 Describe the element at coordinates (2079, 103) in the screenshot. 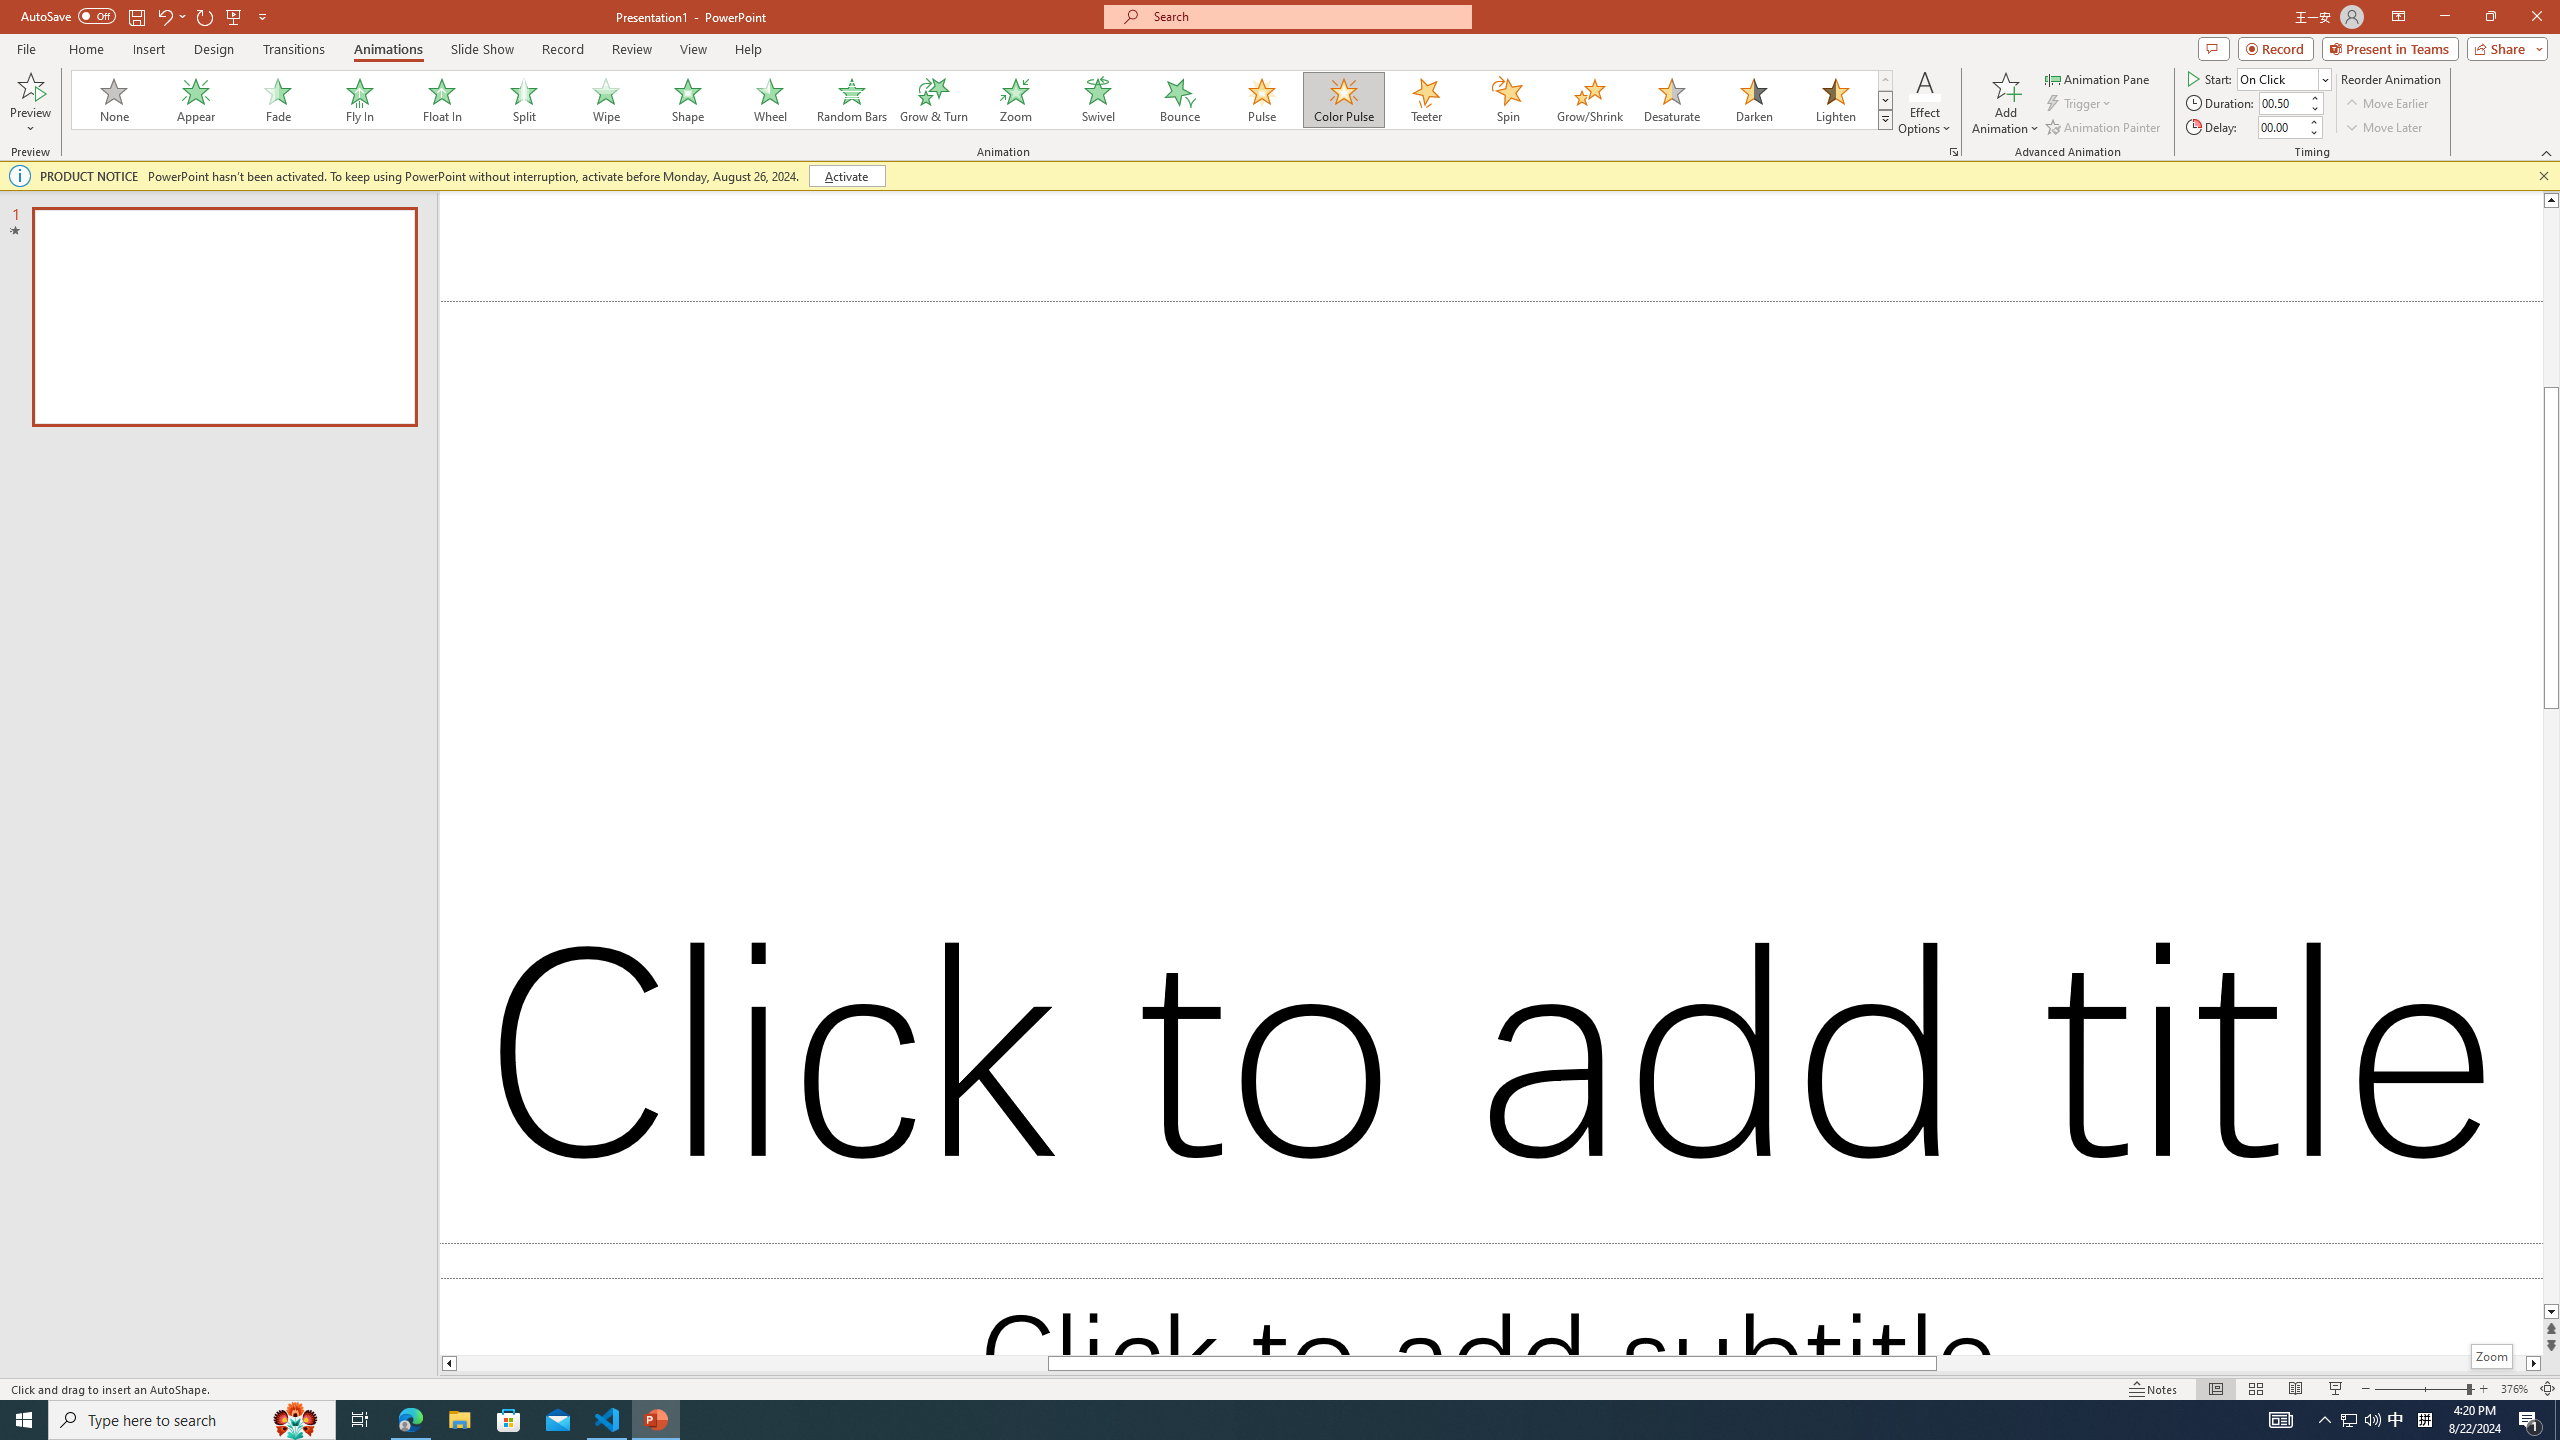

I see `'Trigger'` at that location.